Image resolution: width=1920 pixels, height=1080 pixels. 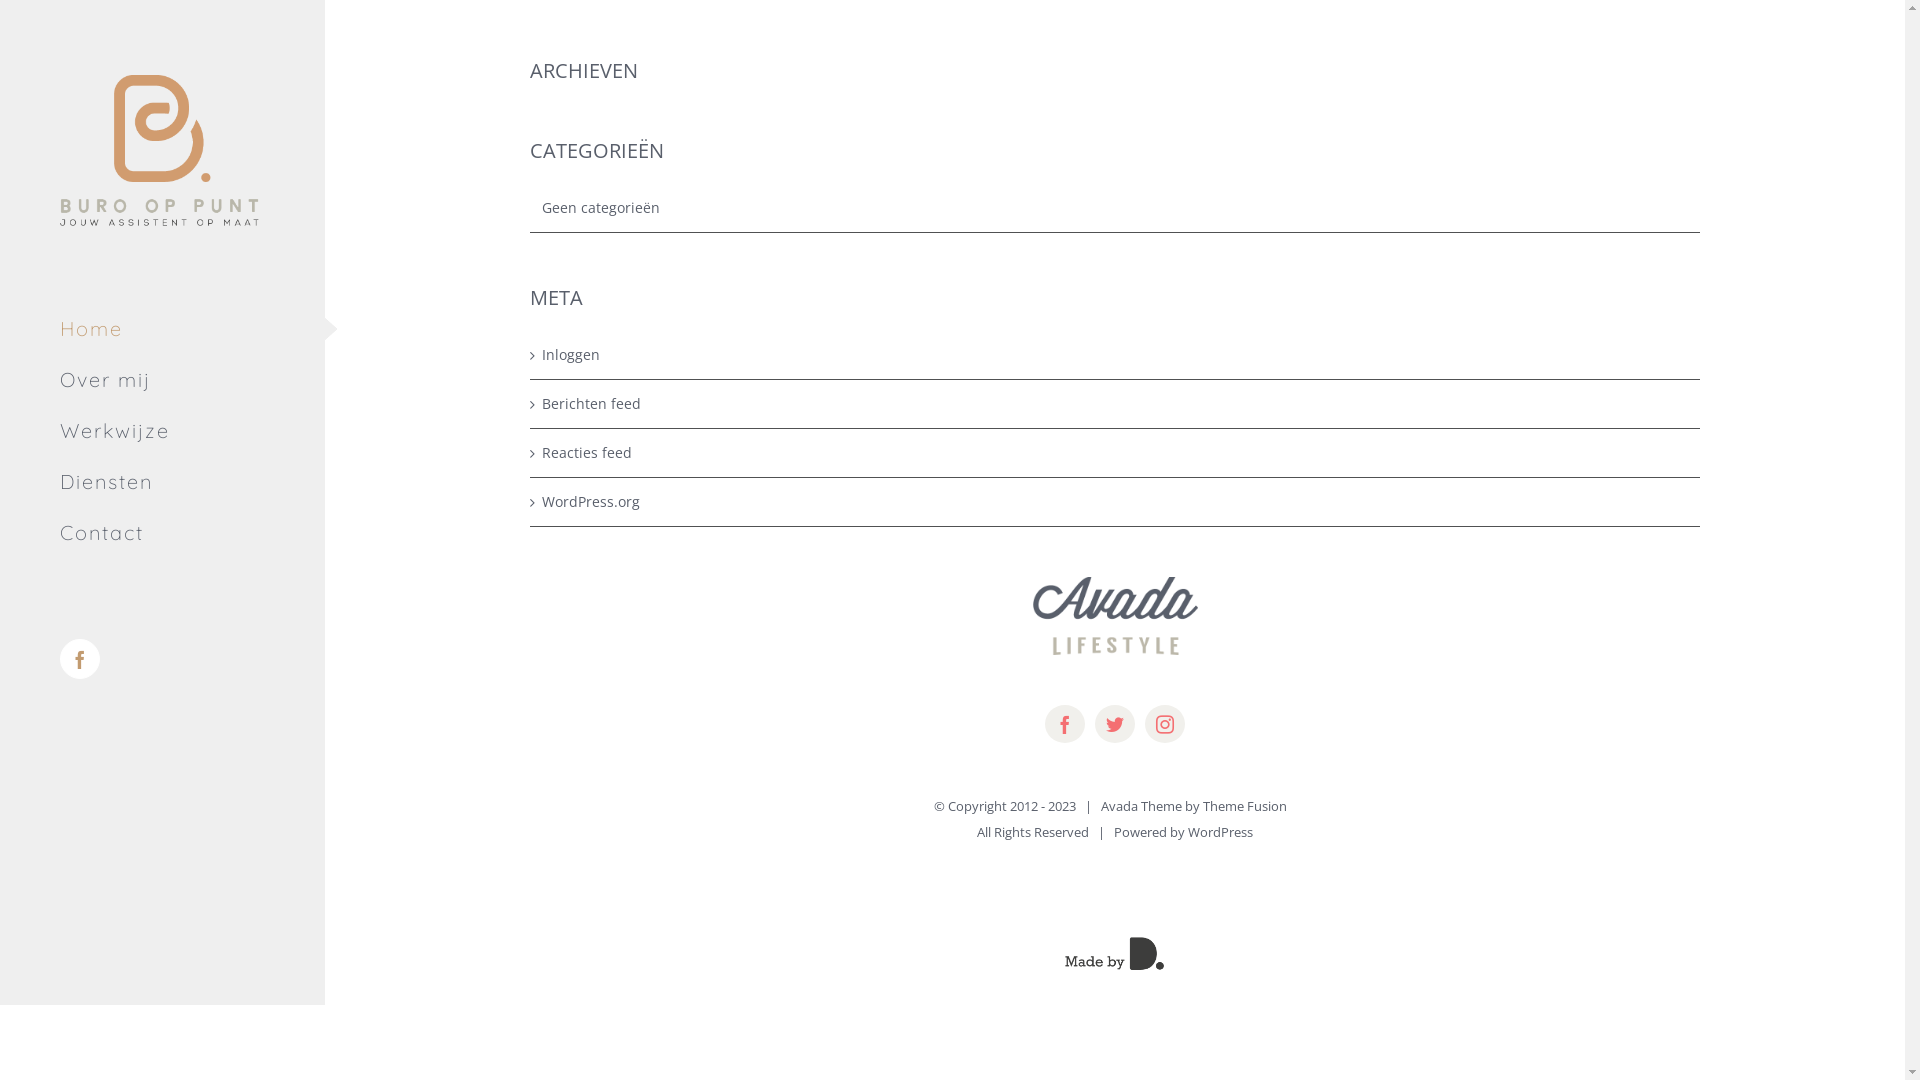 I want to click on 'Contact', so click(x=162, y=532).